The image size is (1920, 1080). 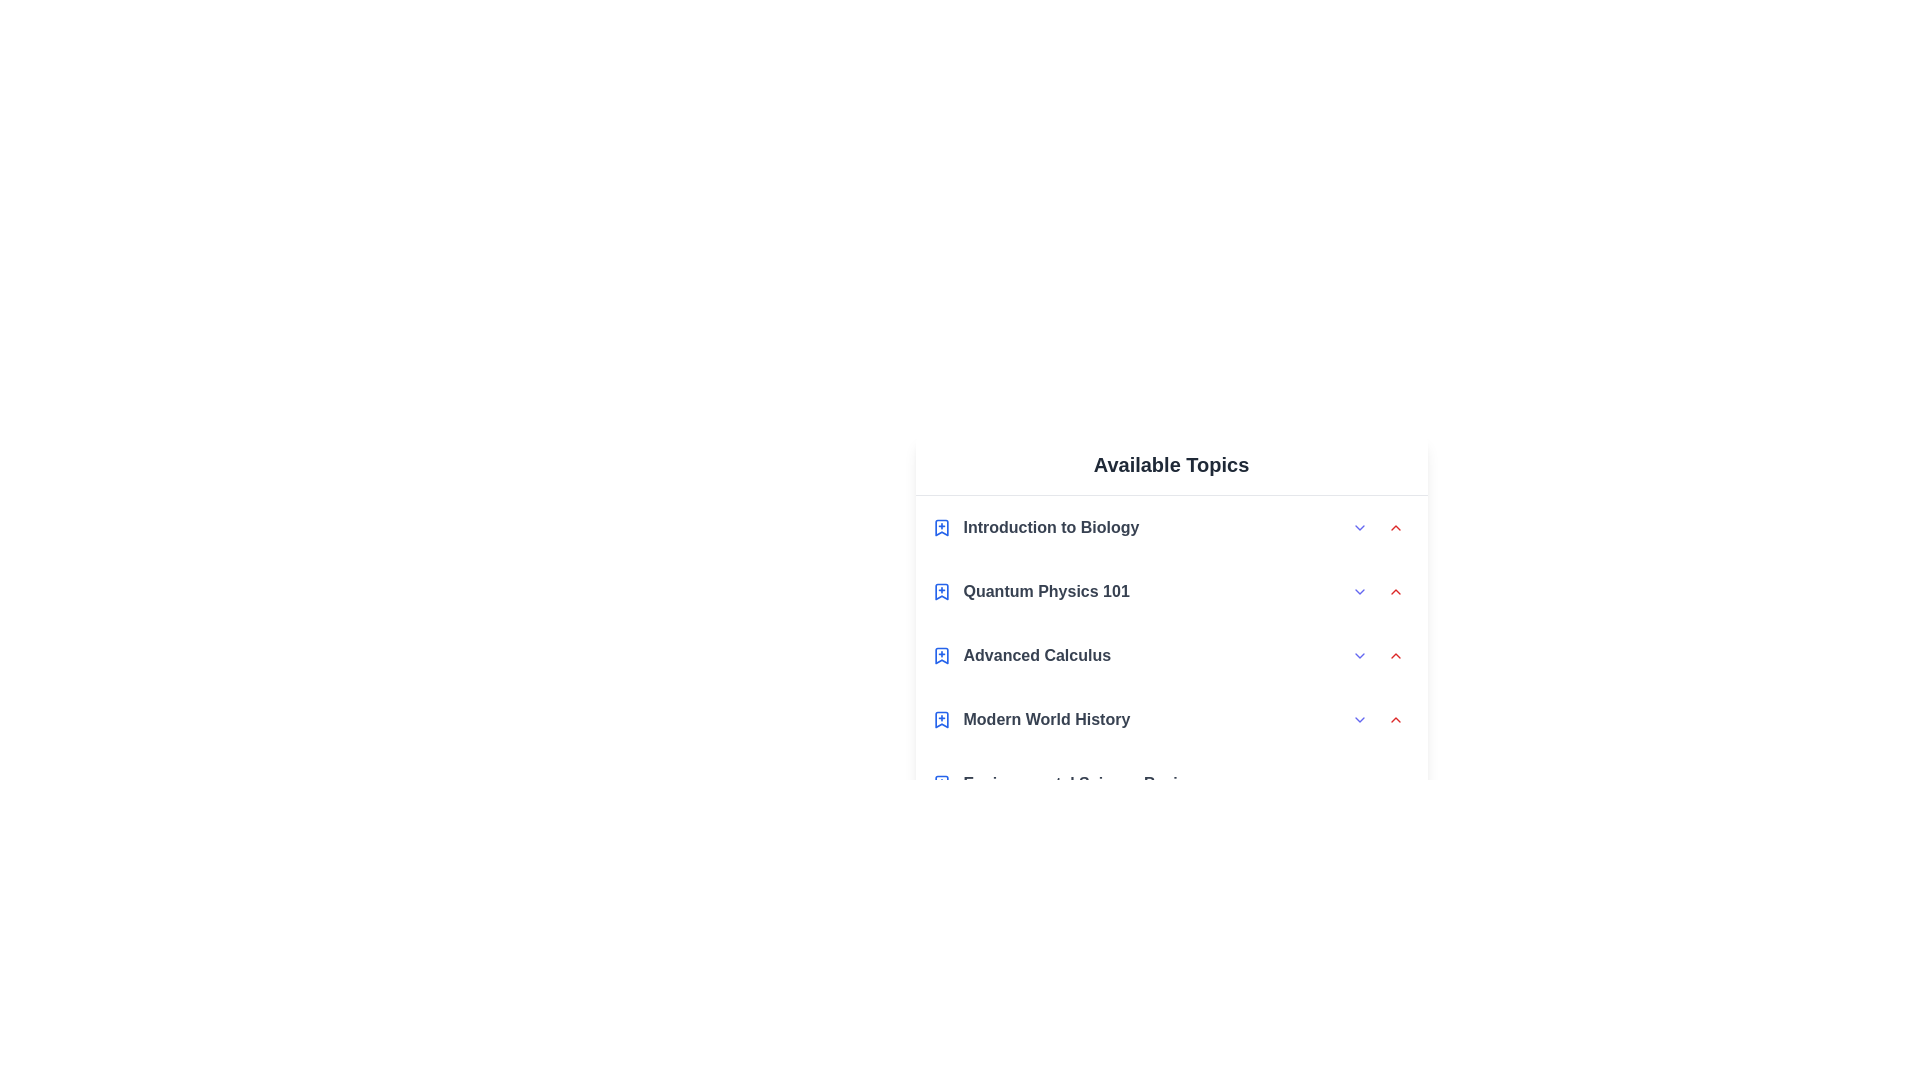 I want to click on the bookmark icon of the topic Quantum Physics 101, so click(x=940, y=590).